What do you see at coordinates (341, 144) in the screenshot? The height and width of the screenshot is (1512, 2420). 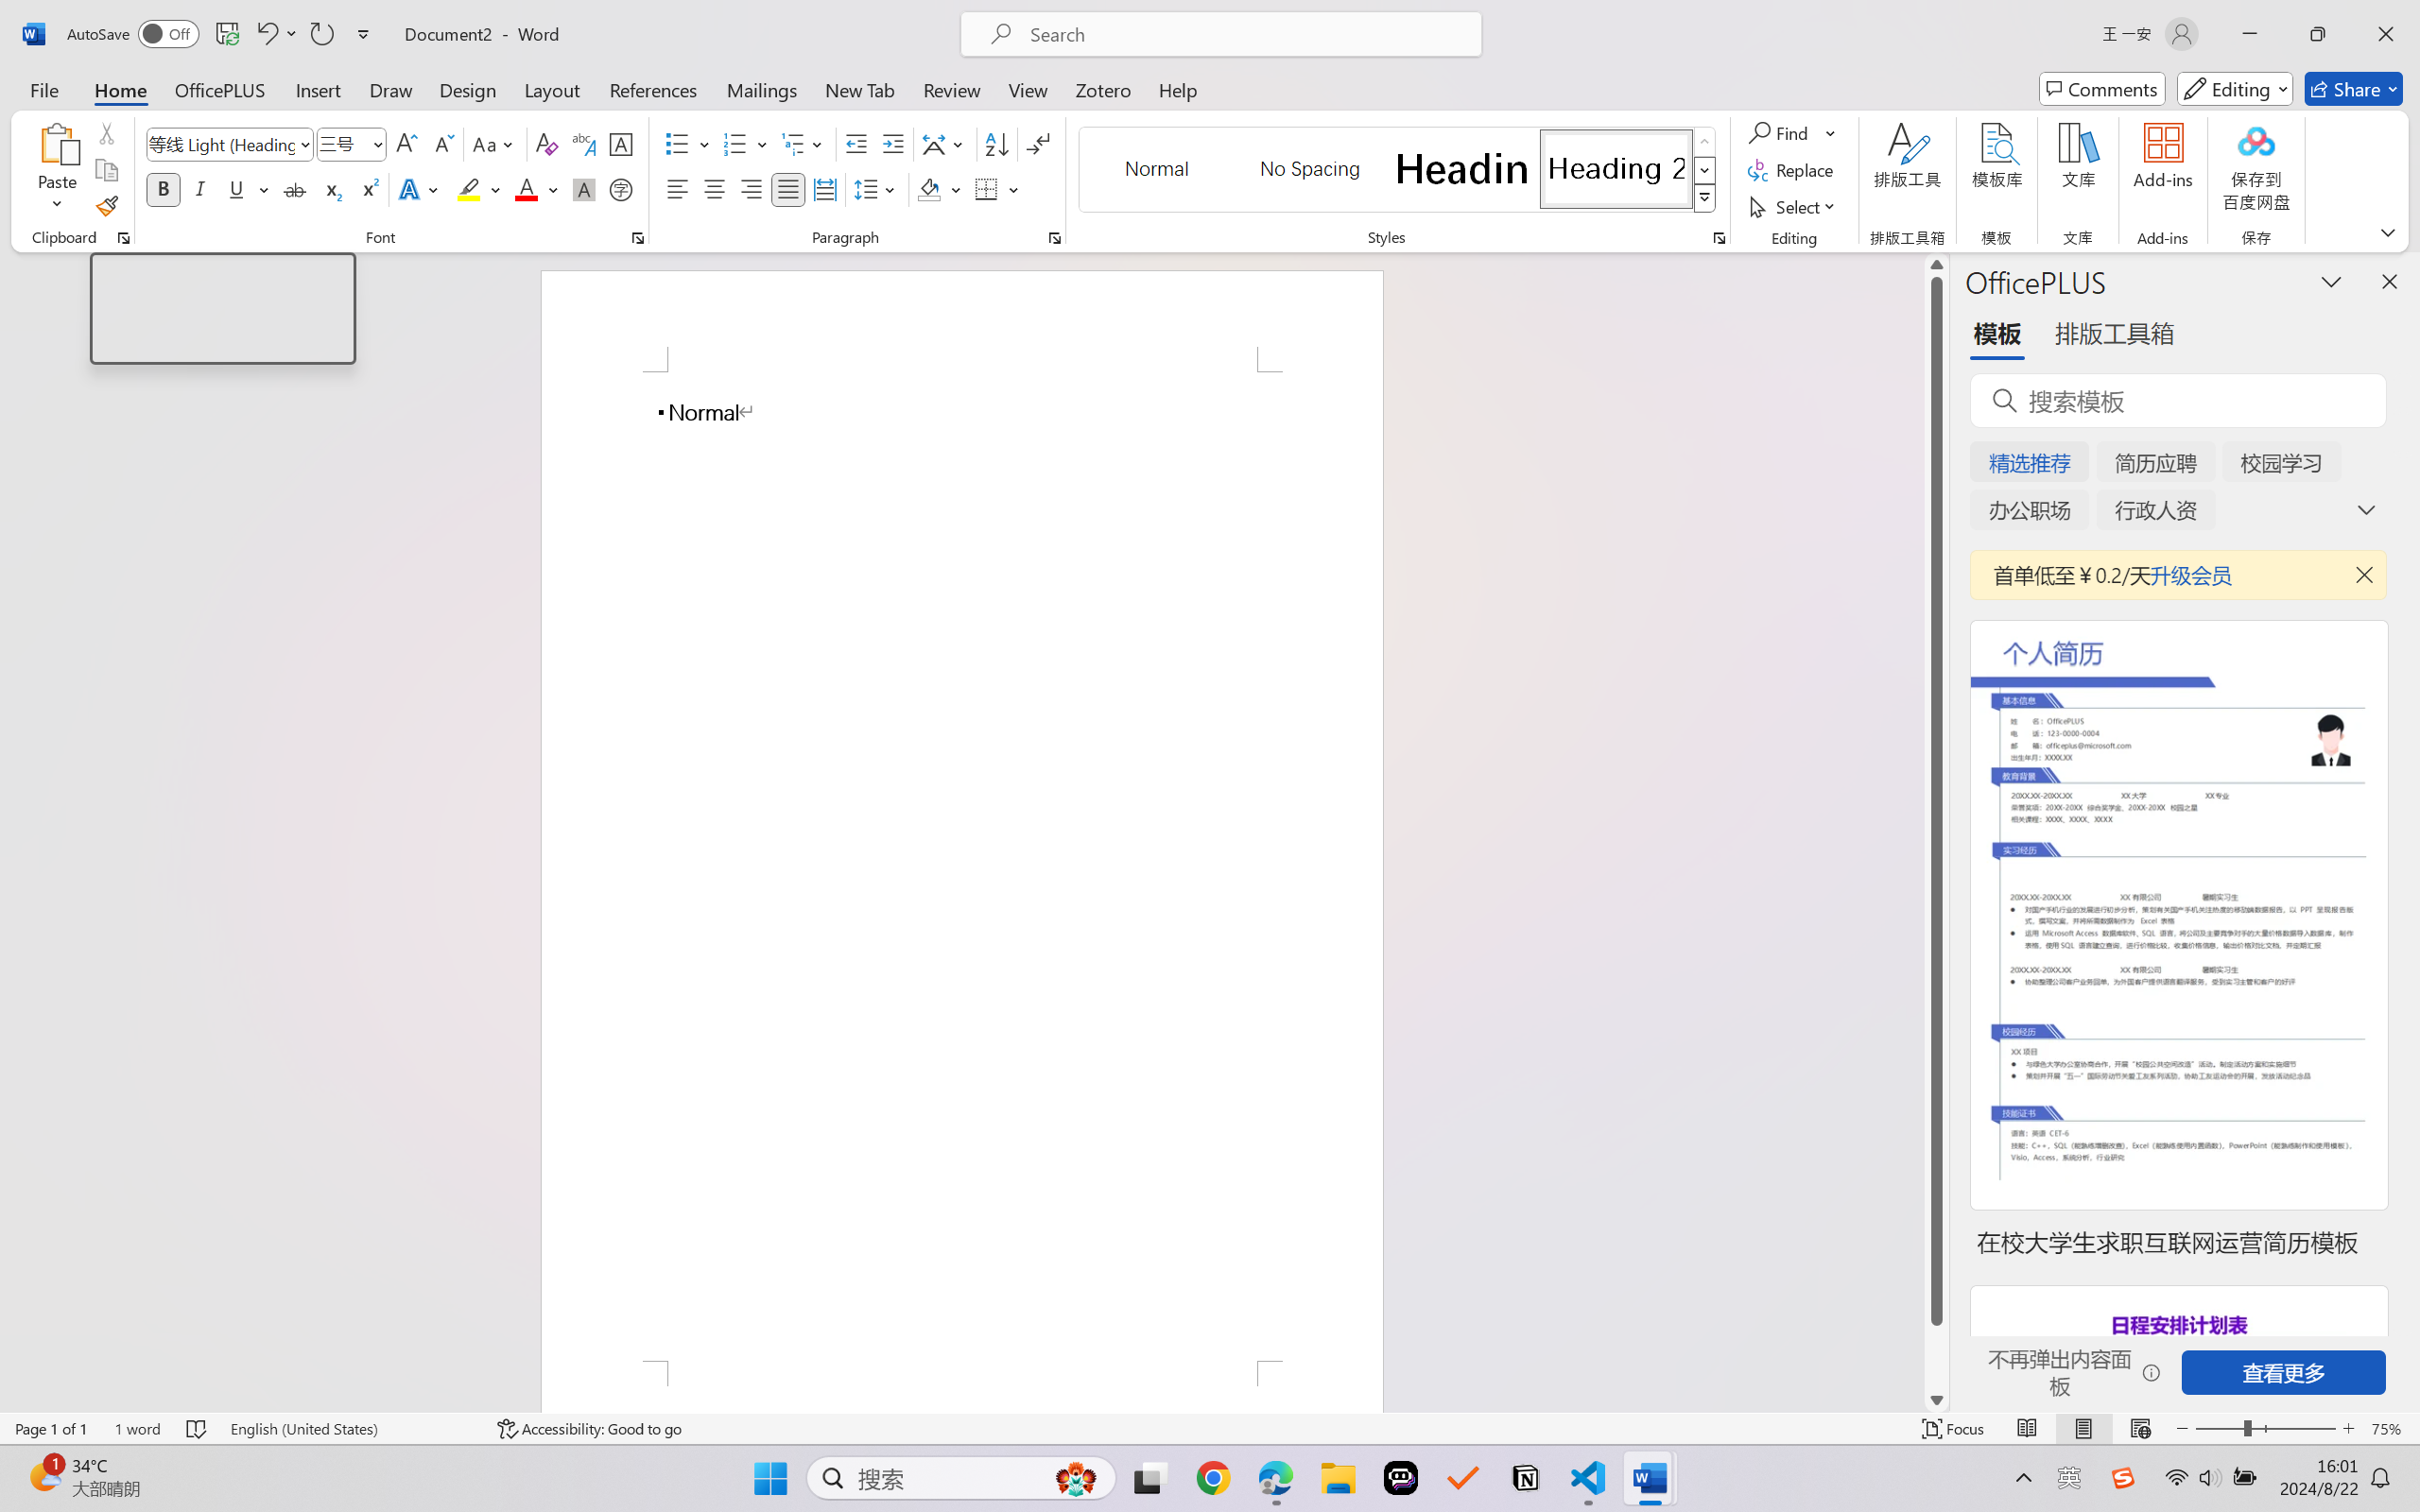 I see `'Font Size'` at bounding box center [341, 144].